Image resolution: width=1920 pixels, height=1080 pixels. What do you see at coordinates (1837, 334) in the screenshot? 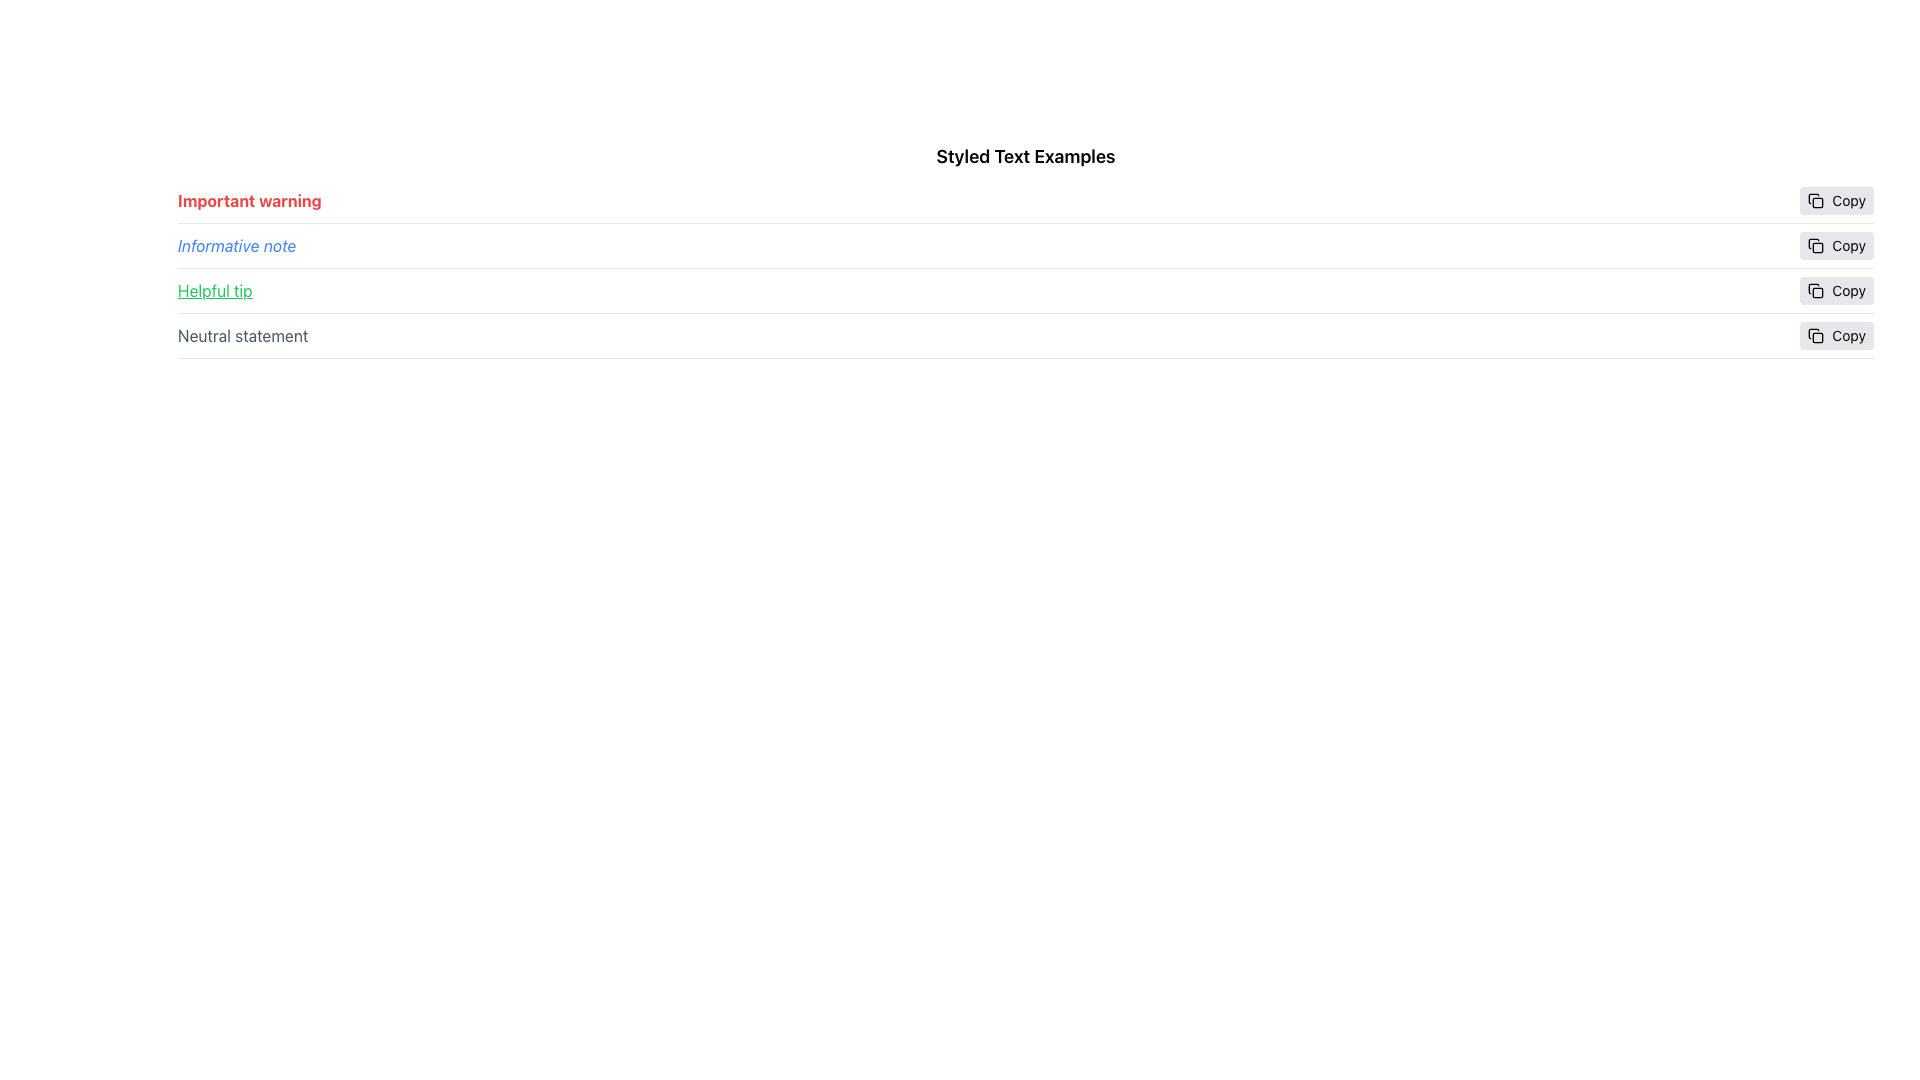
I see `the 'Copy' button associated with the 'Neutral statement' text to change its background color` at bounding box center [1837, 334].